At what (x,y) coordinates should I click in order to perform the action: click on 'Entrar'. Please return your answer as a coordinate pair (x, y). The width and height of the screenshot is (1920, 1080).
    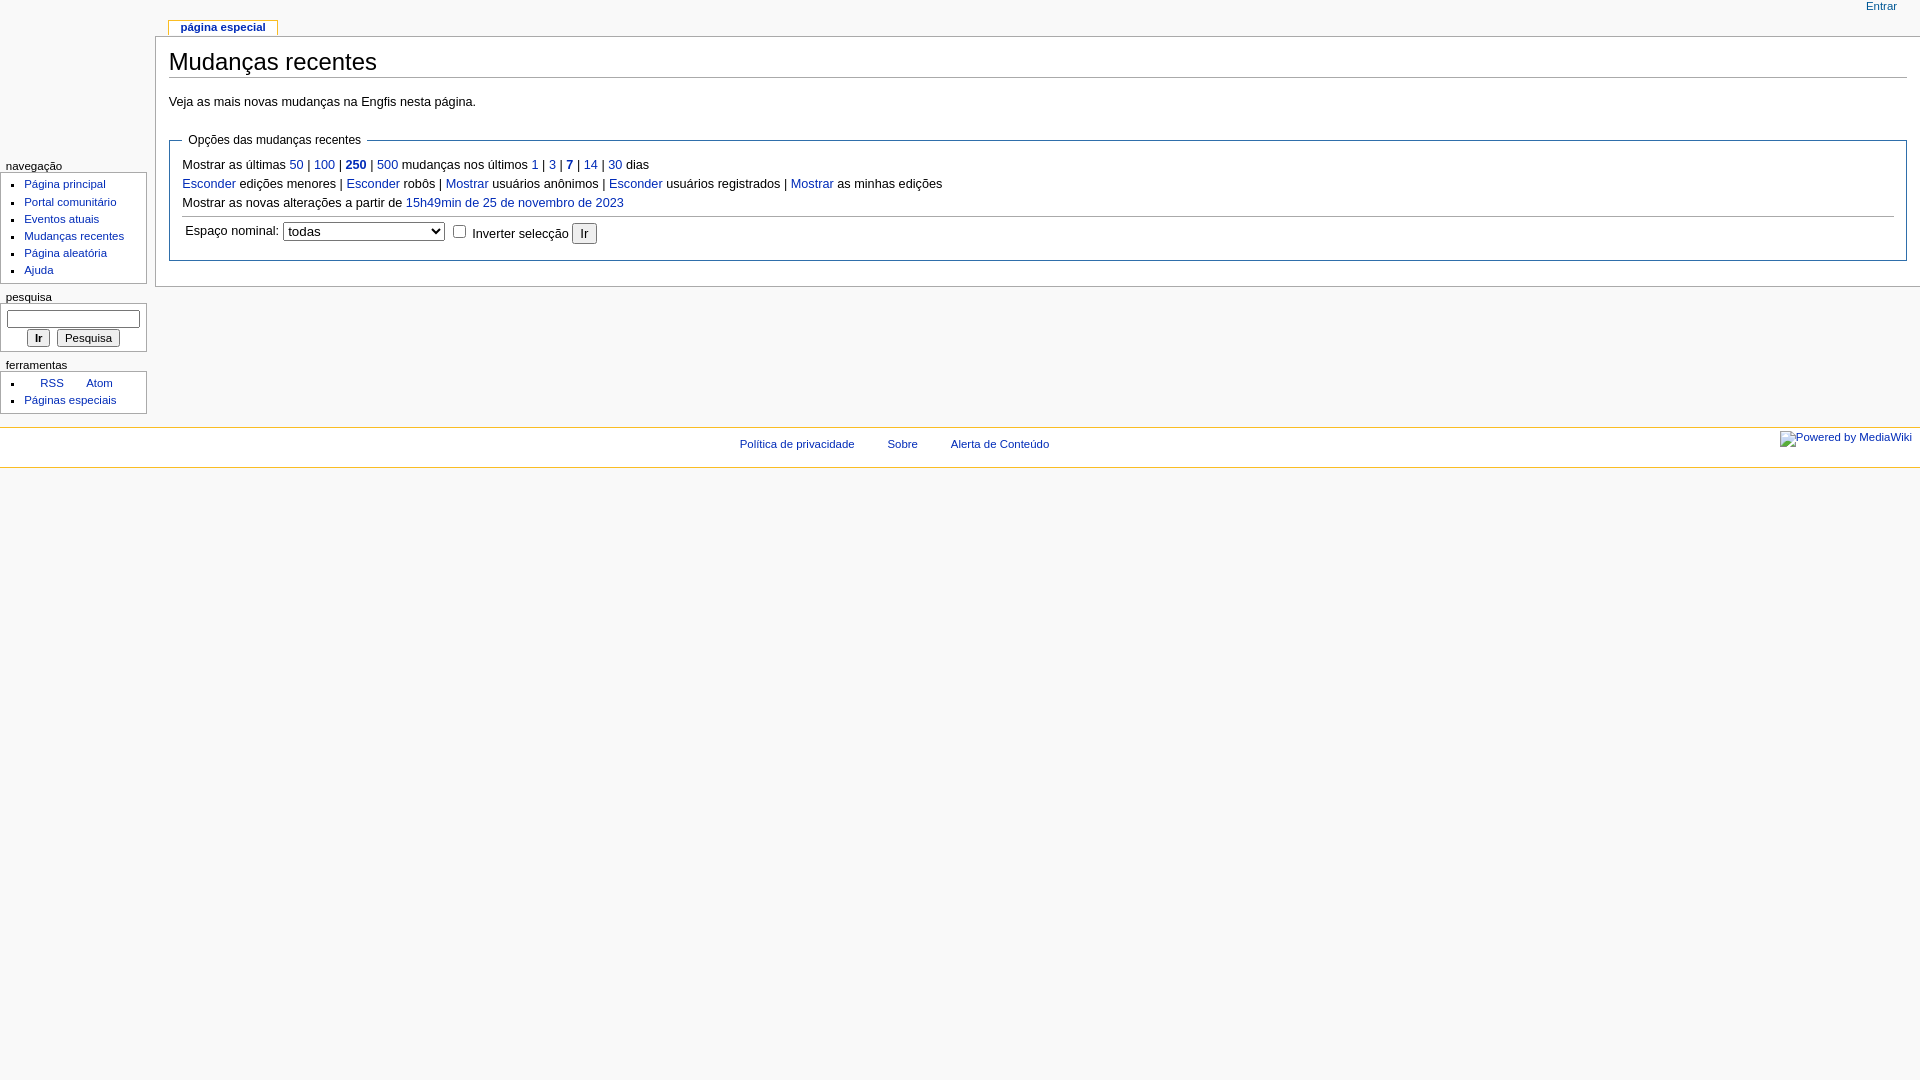
    Looking at the image, I should click on (1880, 7).